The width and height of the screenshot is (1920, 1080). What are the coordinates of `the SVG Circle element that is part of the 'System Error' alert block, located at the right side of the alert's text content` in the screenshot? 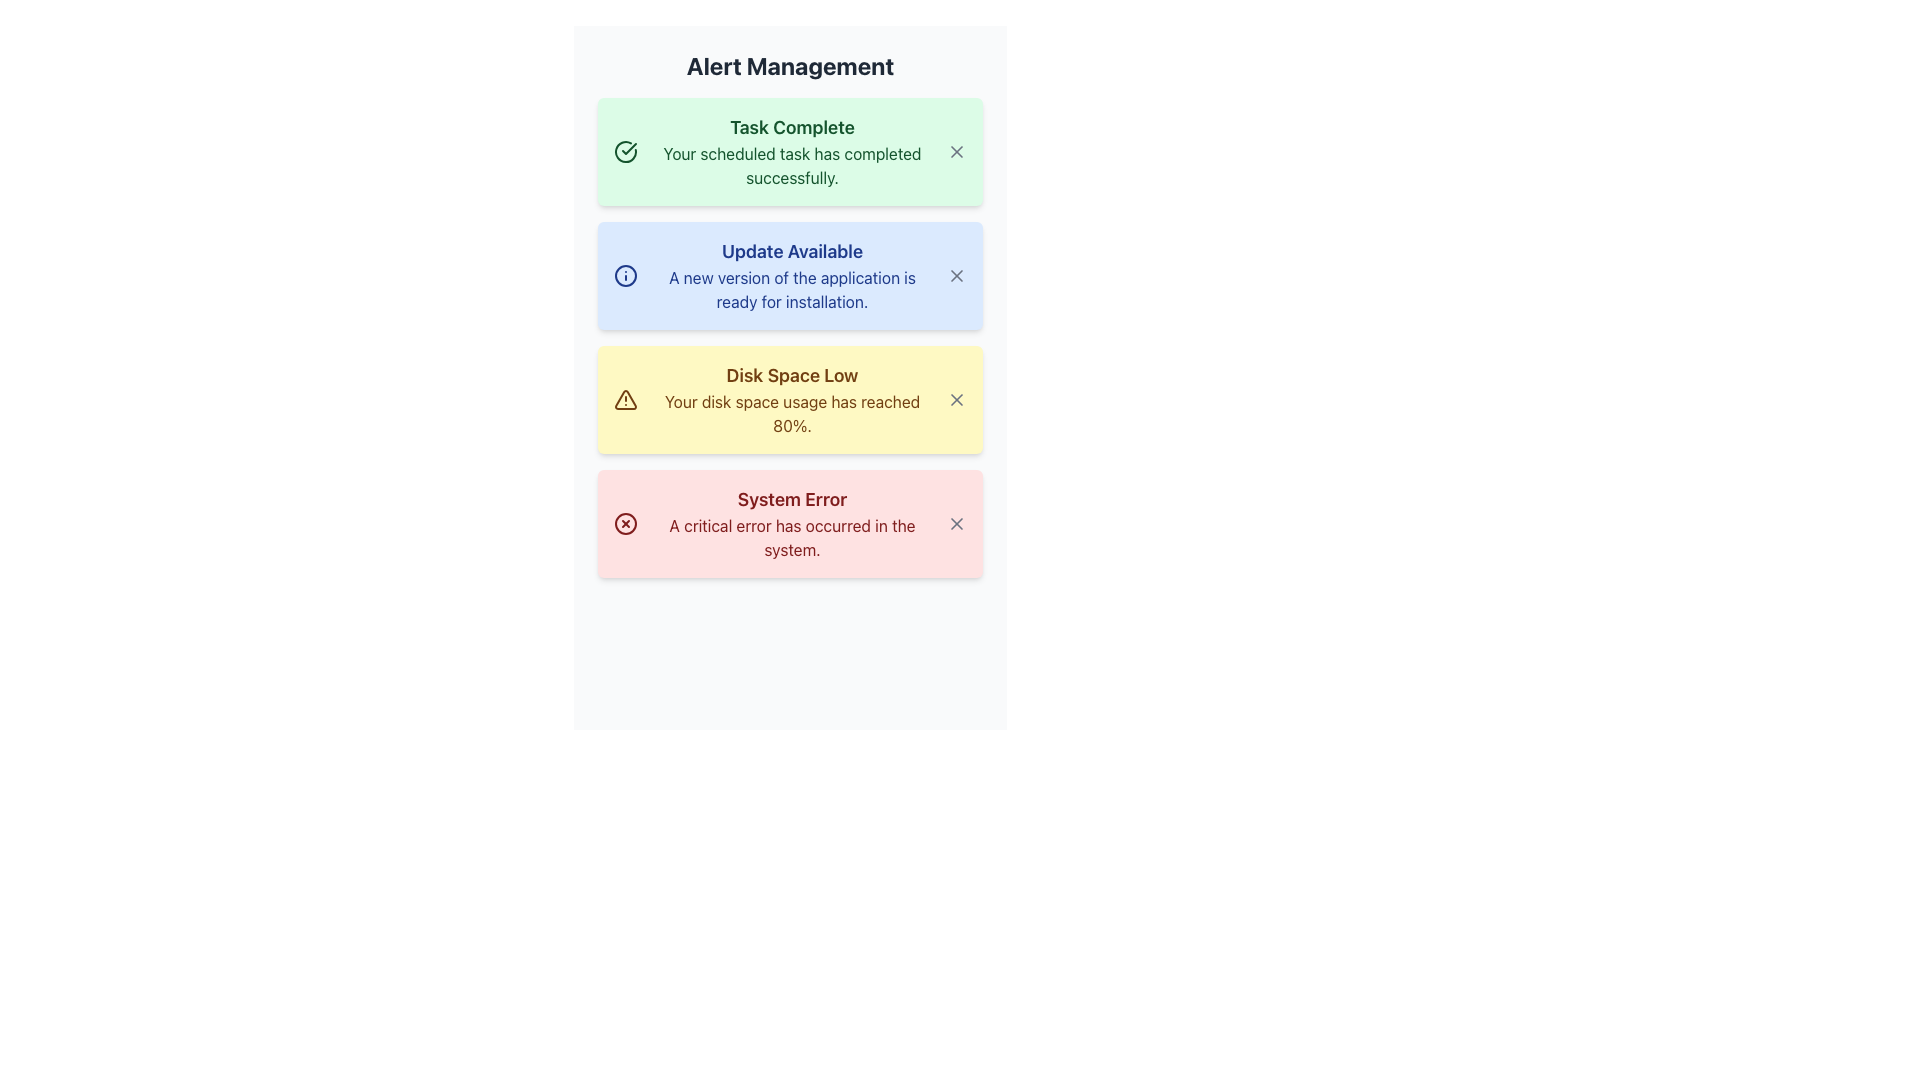 It's located at (624, 523).